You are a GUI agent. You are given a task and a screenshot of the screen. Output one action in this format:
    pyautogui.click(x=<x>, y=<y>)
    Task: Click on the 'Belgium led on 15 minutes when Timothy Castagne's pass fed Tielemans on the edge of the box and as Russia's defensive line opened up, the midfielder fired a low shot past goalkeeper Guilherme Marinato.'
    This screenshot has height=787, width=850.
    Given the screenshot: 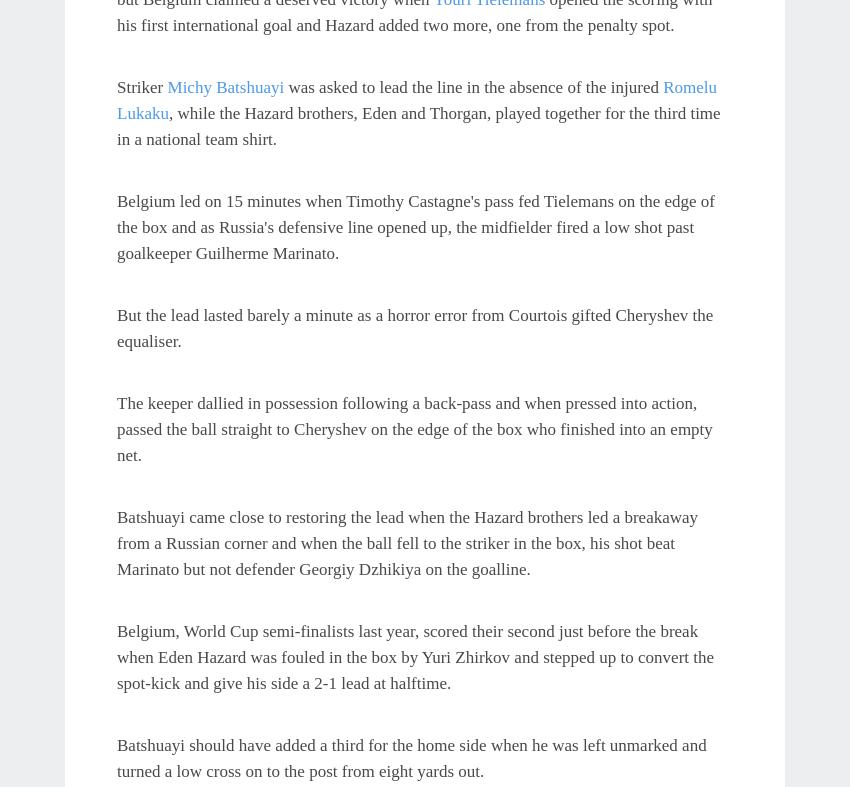 What is the action you would take?
    pyautogui.click(x=415, y=226)
    